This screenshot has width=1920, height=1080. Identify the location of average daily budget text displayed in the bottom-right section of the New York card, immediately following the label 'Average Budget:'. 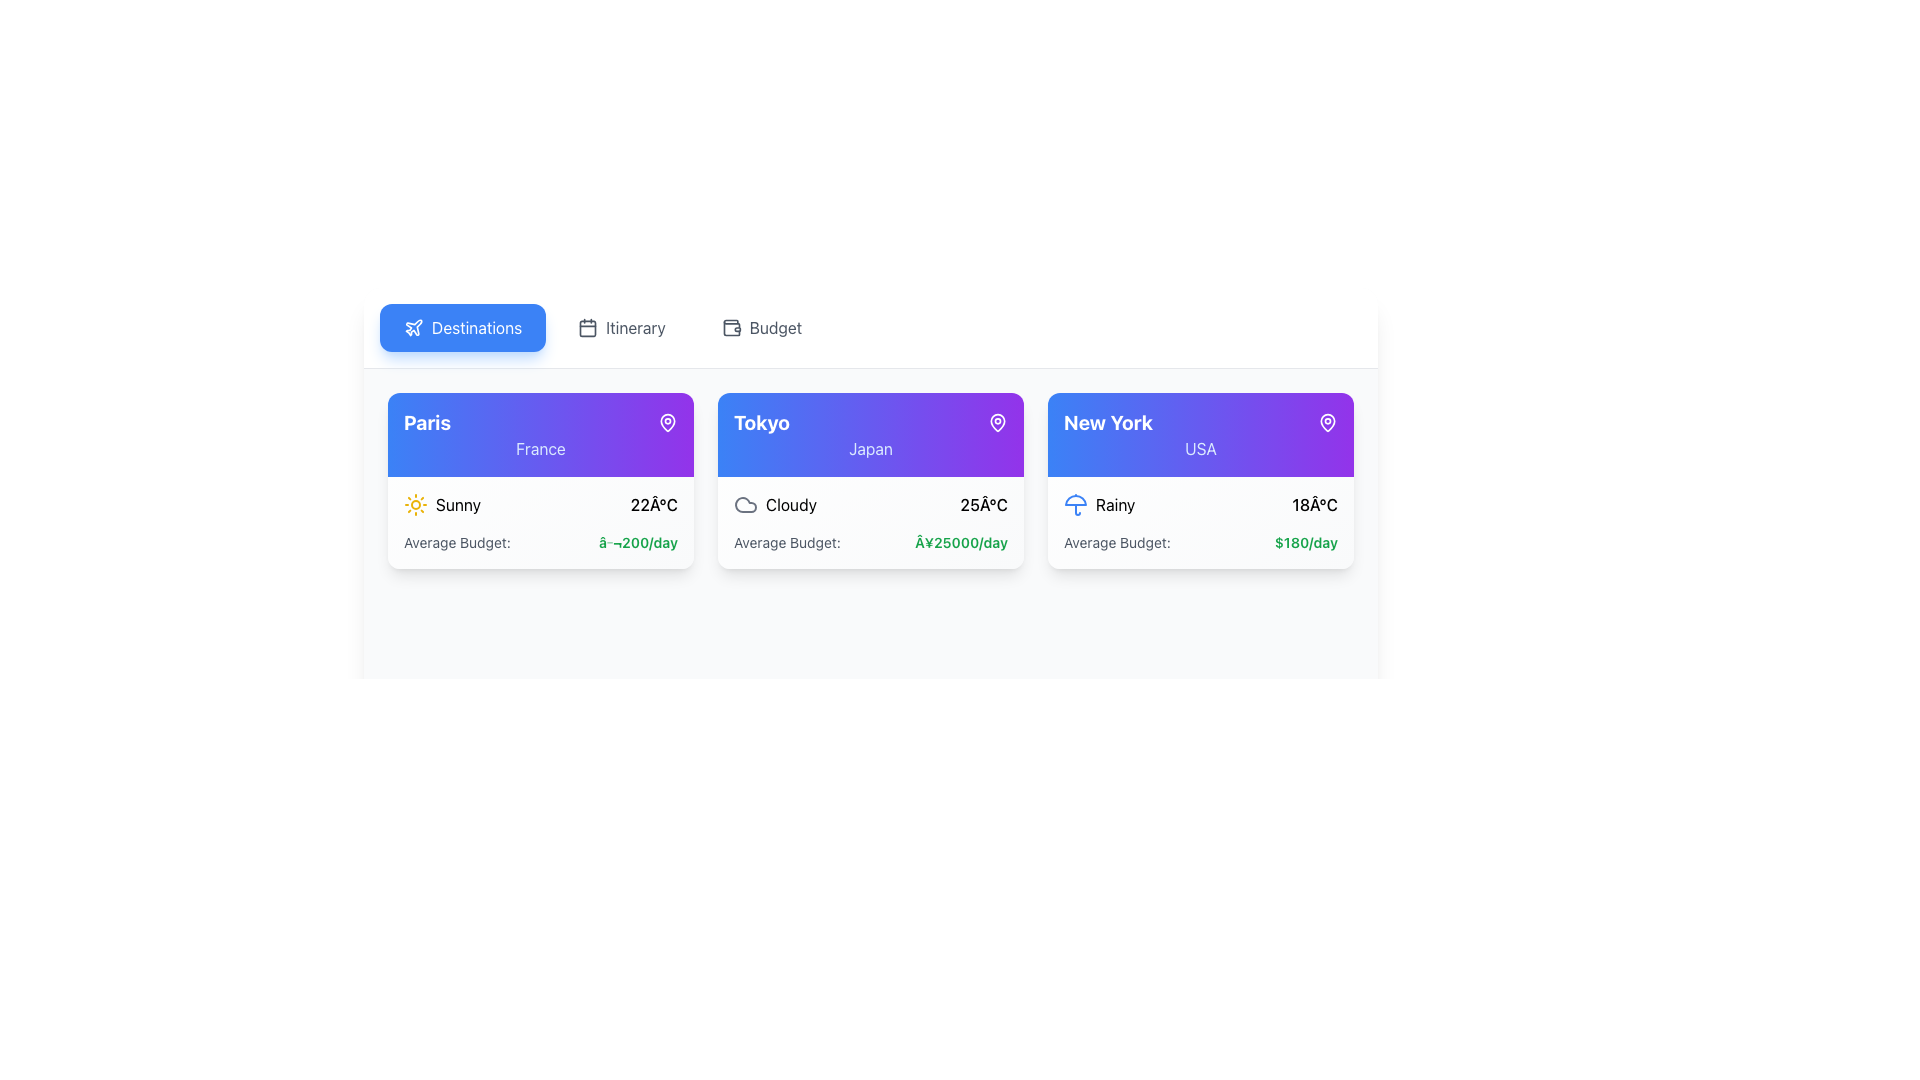
(1306, 543).